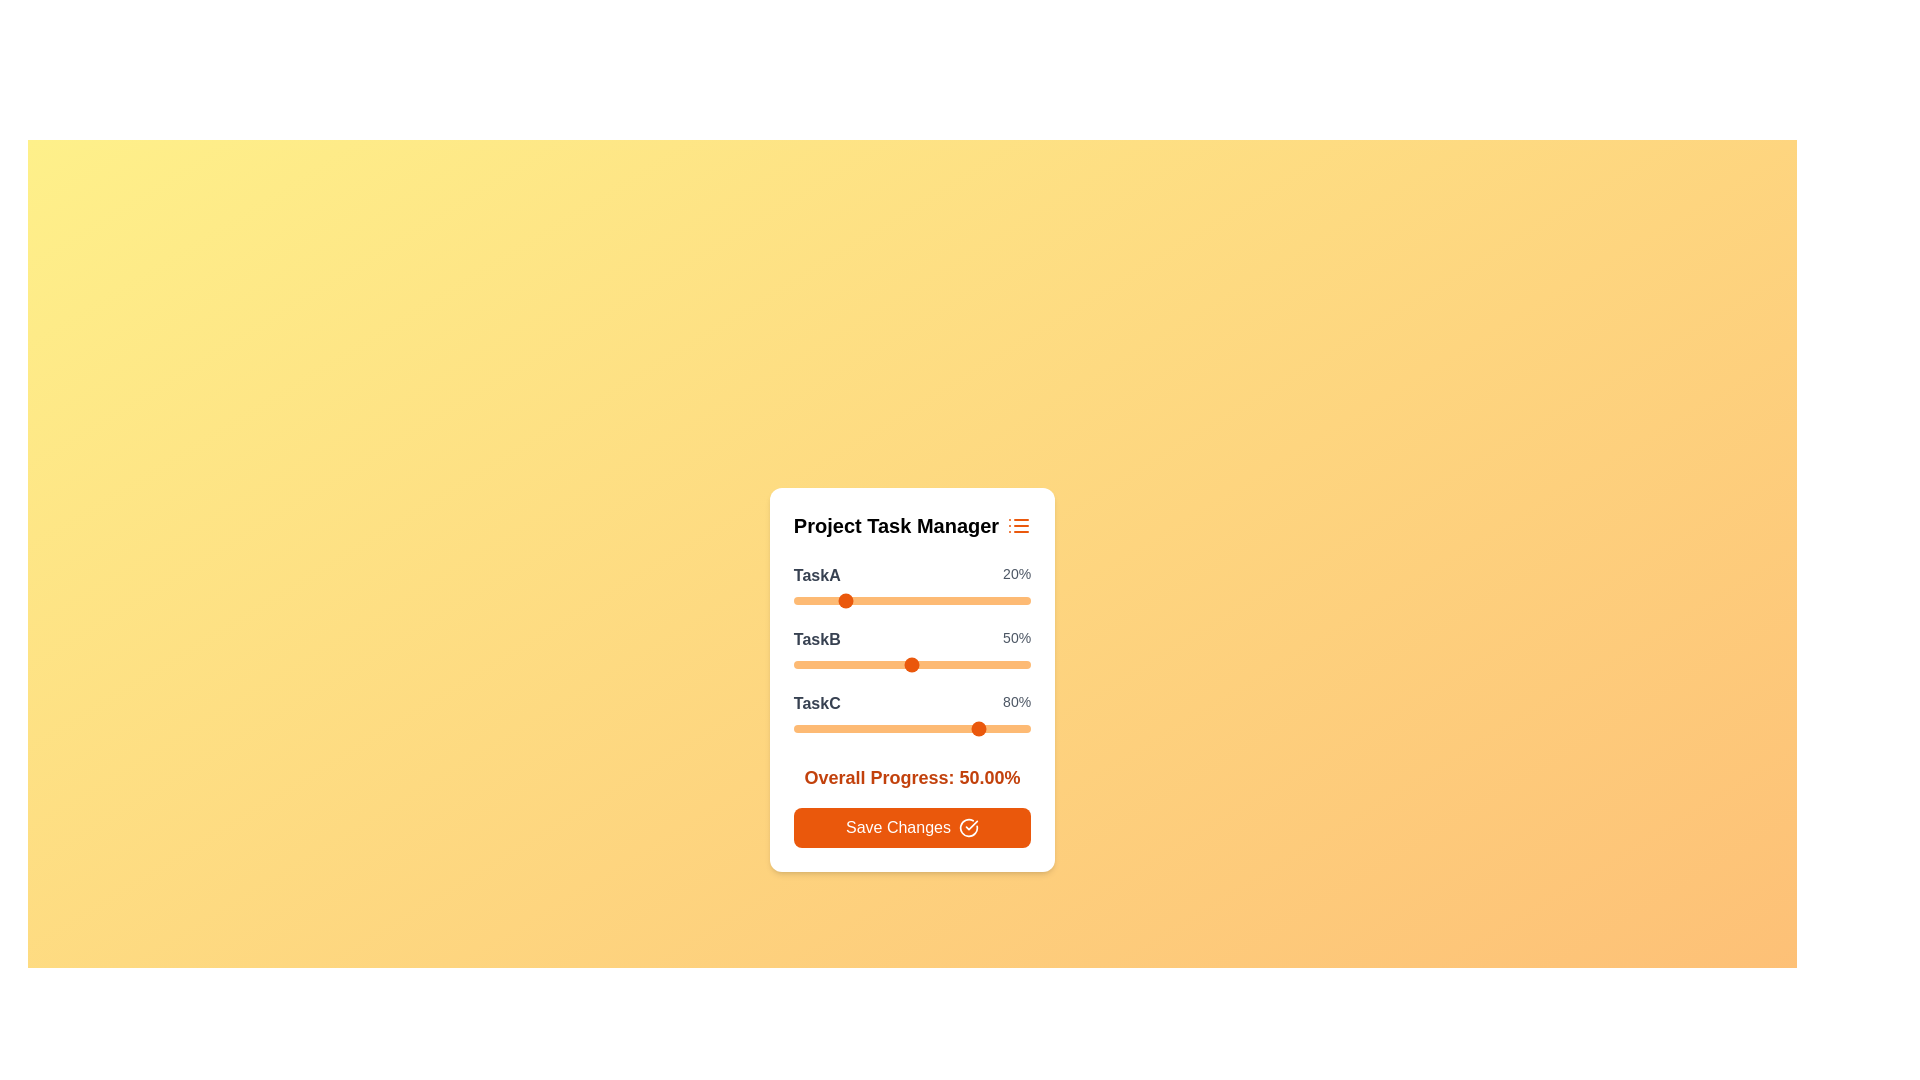  What do you see at coordinates (911, 828) in the screenshot?
I see `the 'Save Changes' button to save the task progress` at bounding box center [911, 828].